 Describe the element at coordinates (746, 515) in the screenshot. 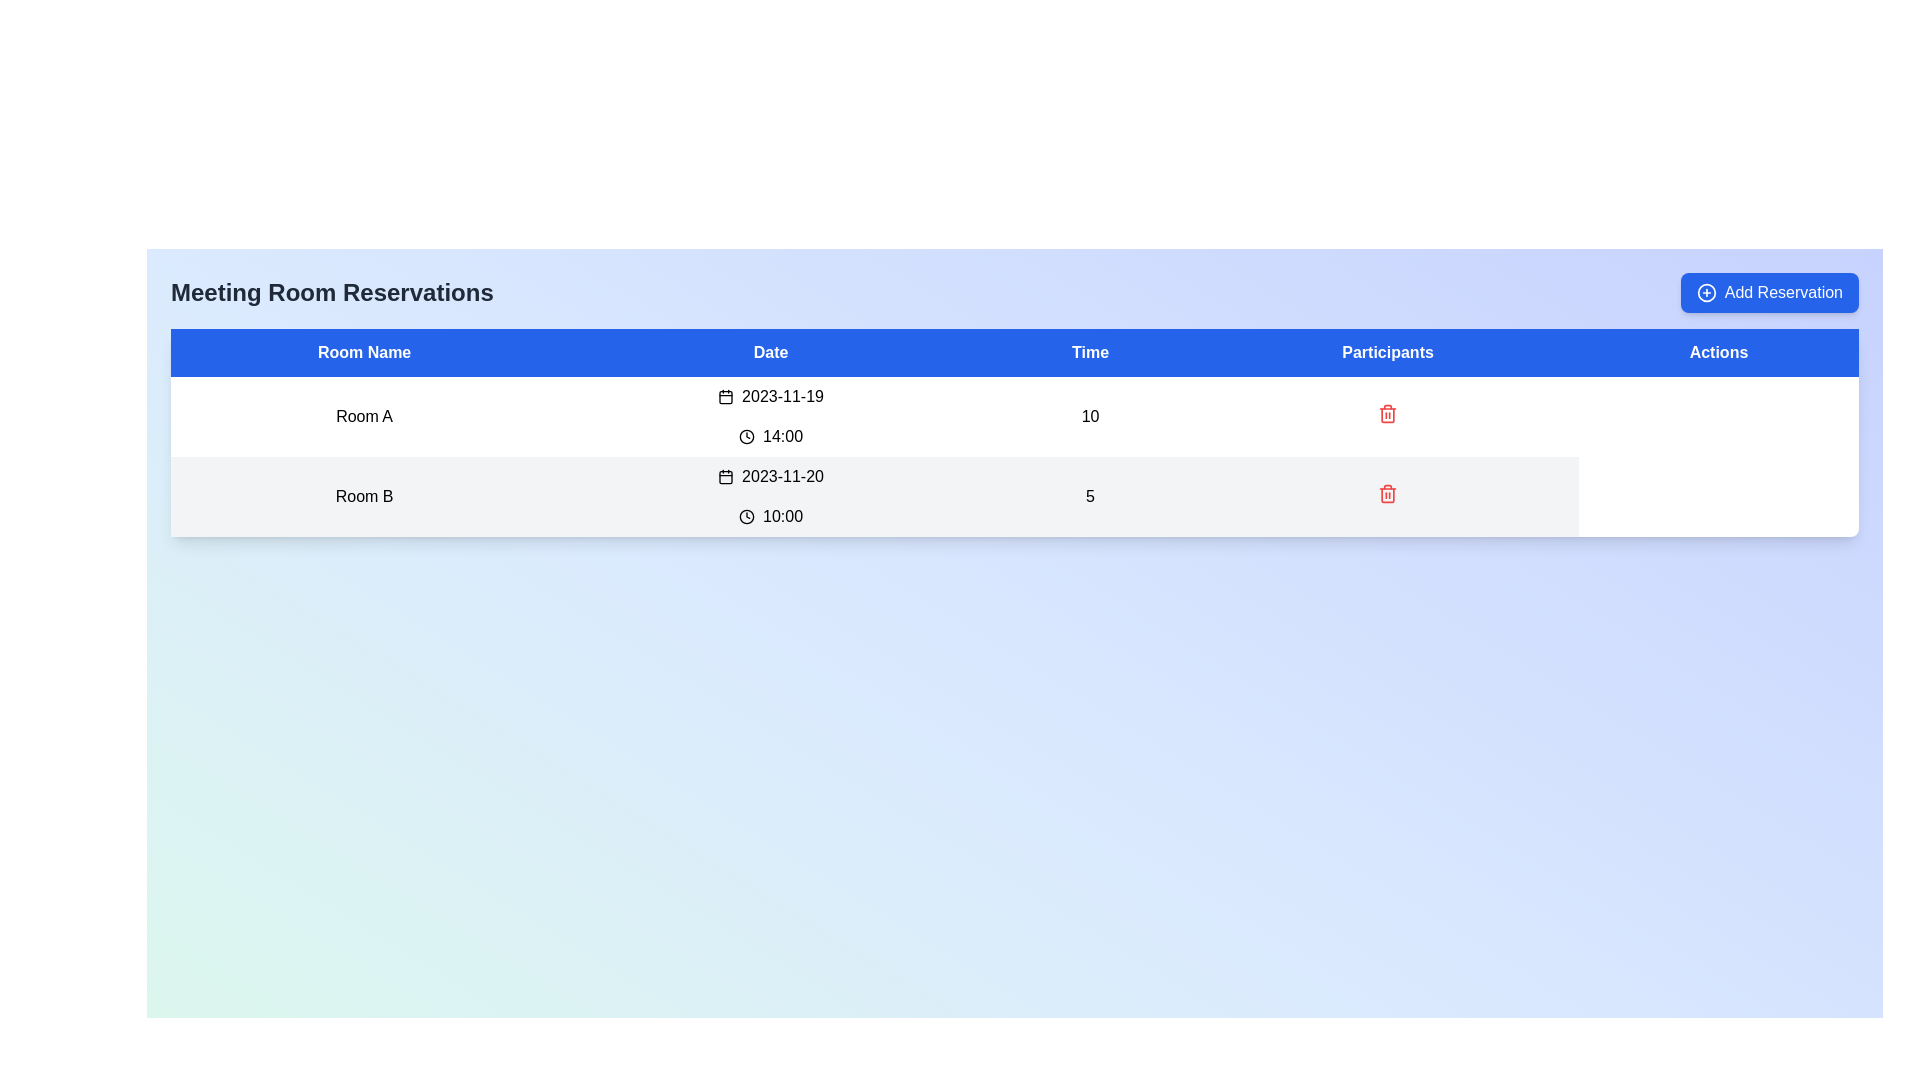

I see `the clock icon located in the second row of the table under the 'Time' column, adjacent to the '10:00' timestamp text` at that location.